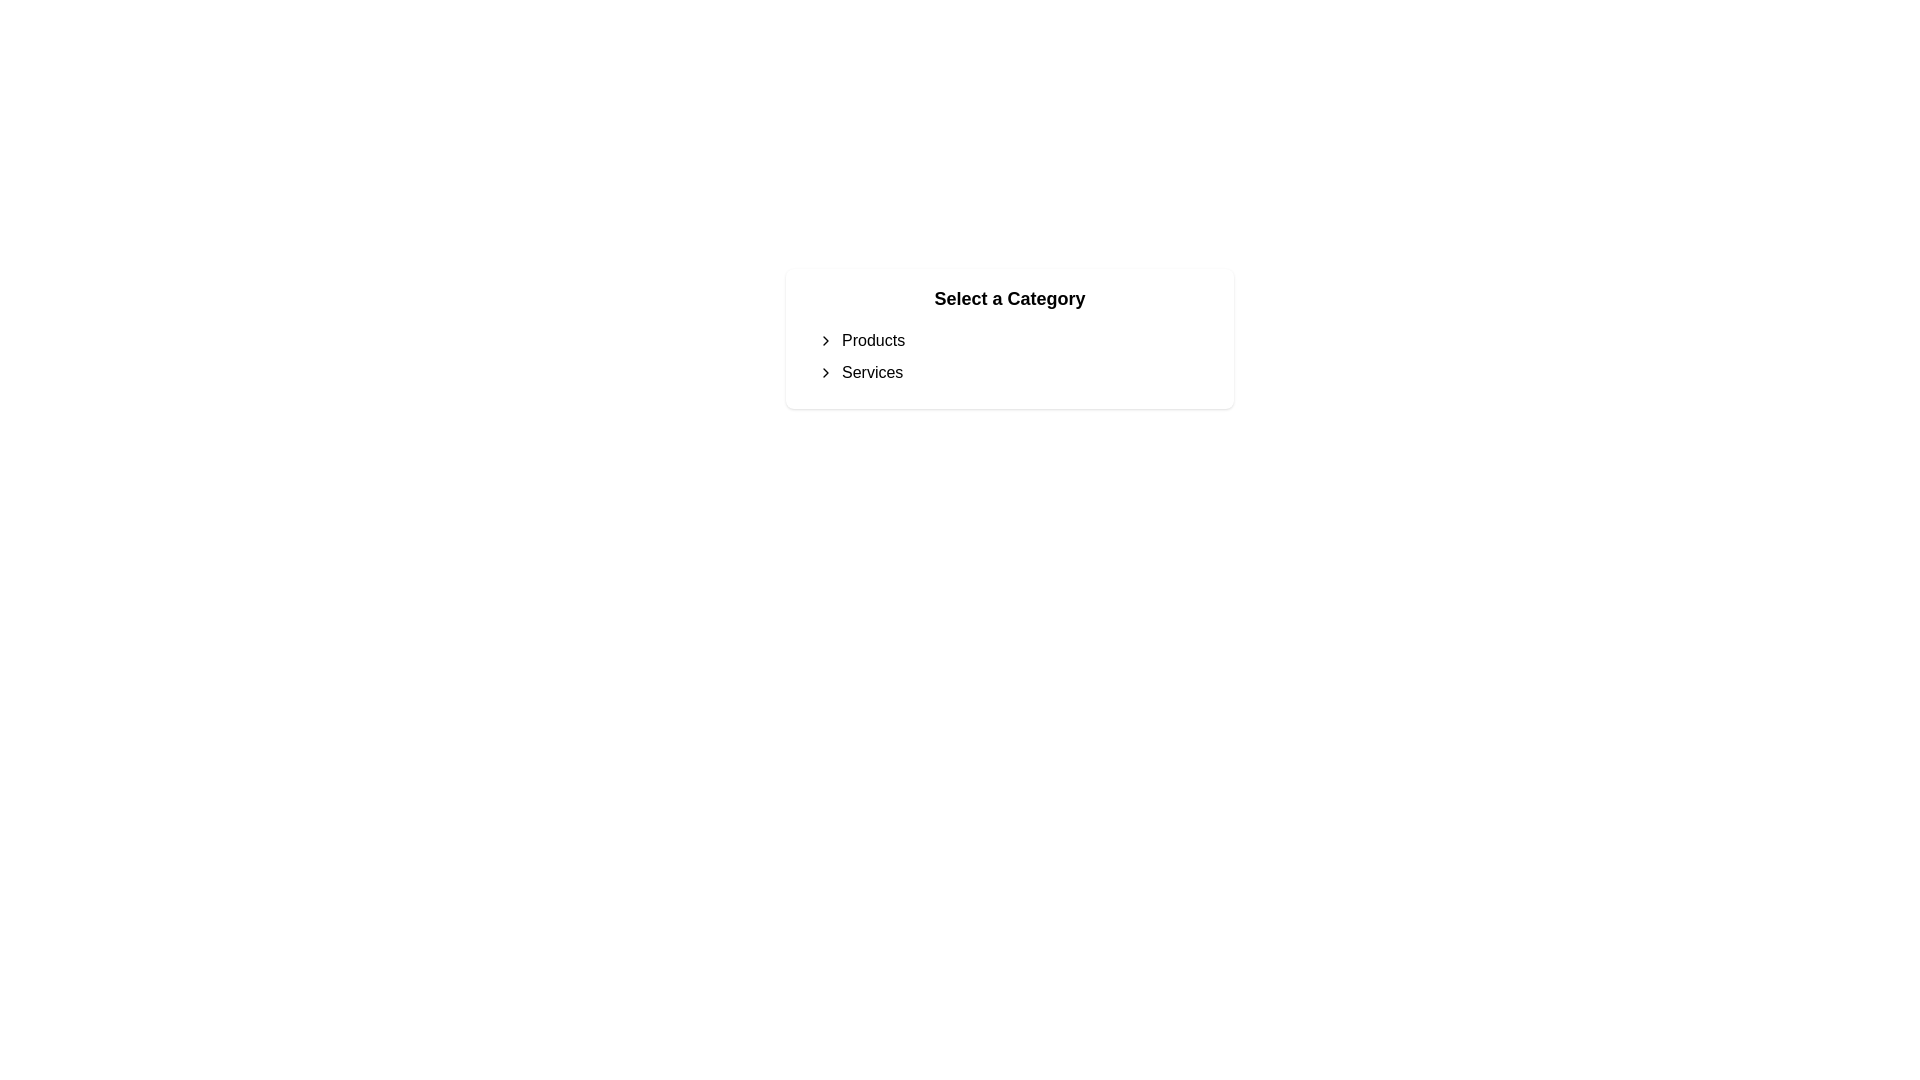 The image size is (1920, 1080). What do you see at coordinates (873, 339) in the screenshot?
I see `the selectable Text label that represents a category option in the list under 'Select a Category'` at bounding box center [873, 339].